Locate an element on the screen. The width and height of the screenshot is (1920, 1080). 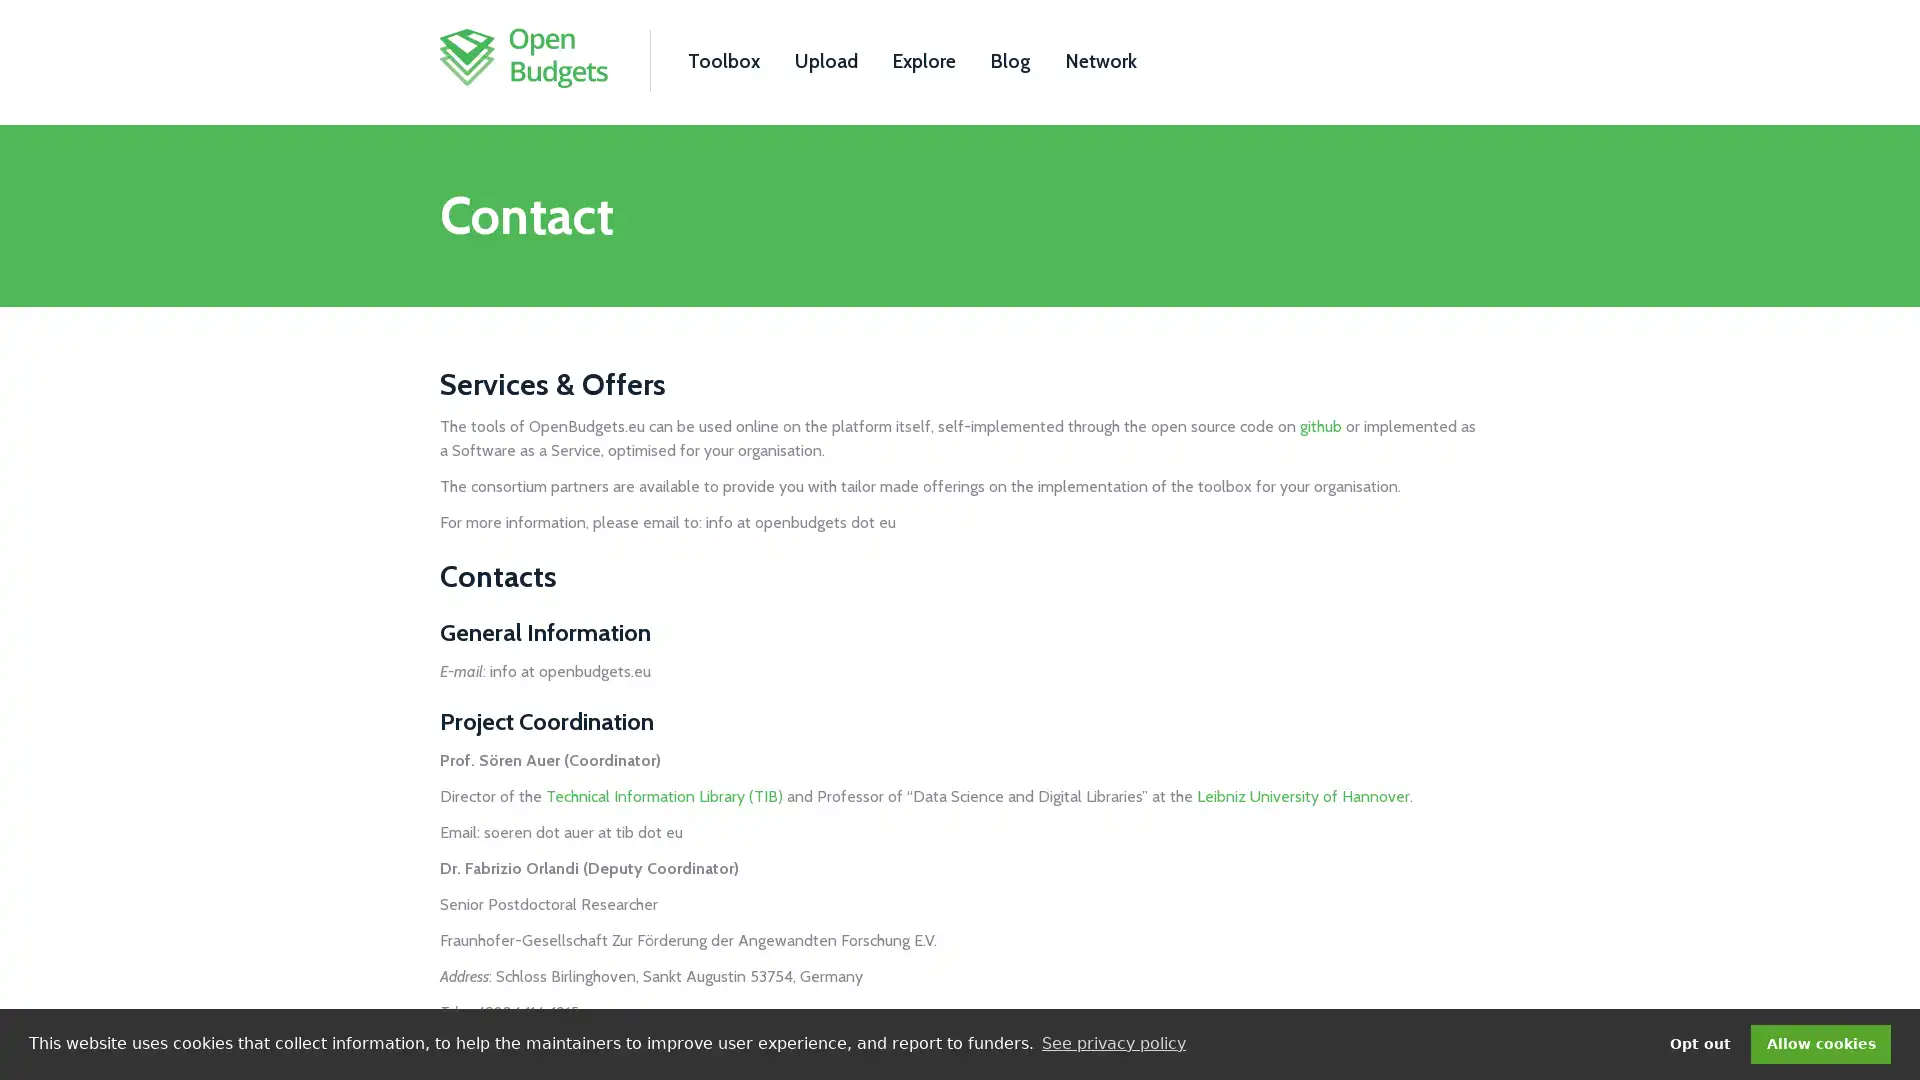
learn more about cookies is located at coordinates (1112, 1043).